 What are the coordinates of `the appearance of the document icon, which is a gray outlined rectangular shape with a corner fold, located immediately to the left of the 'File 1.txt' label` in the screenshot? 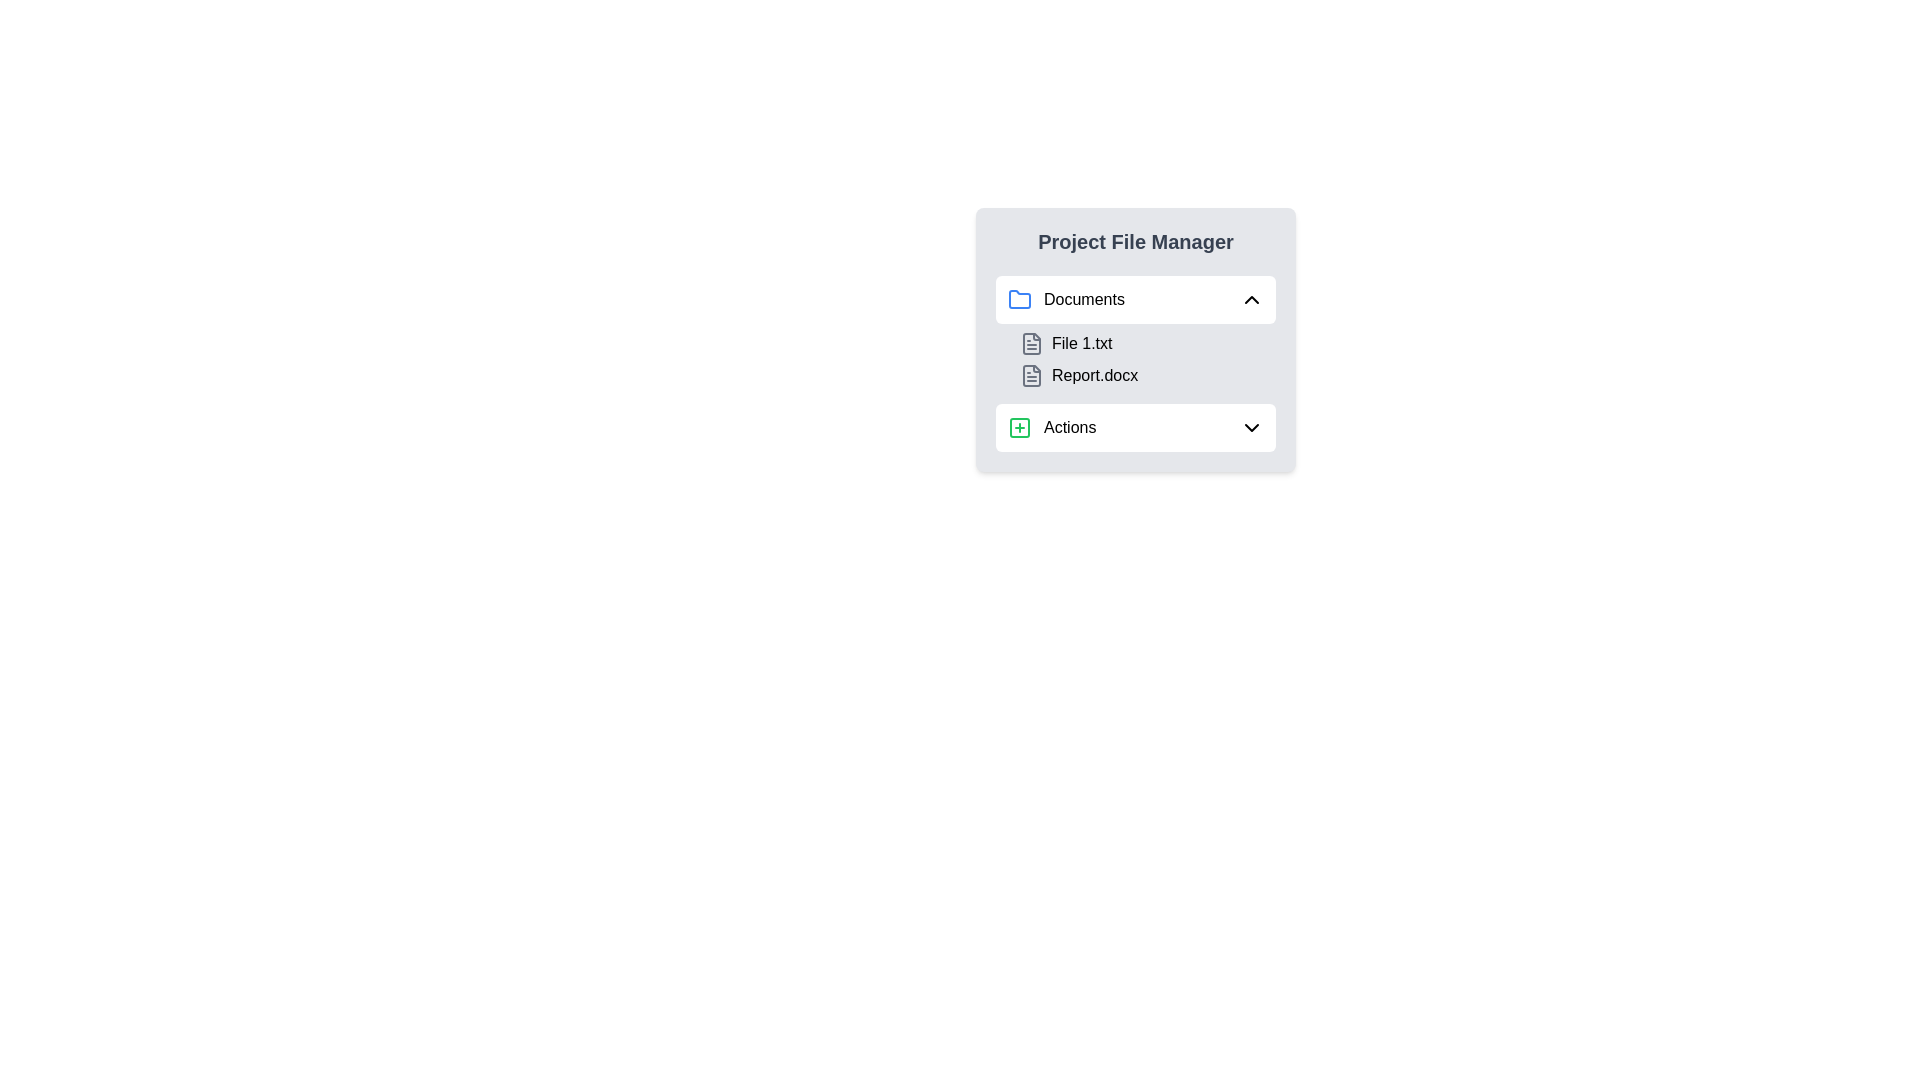 It's located at (1032, 342).